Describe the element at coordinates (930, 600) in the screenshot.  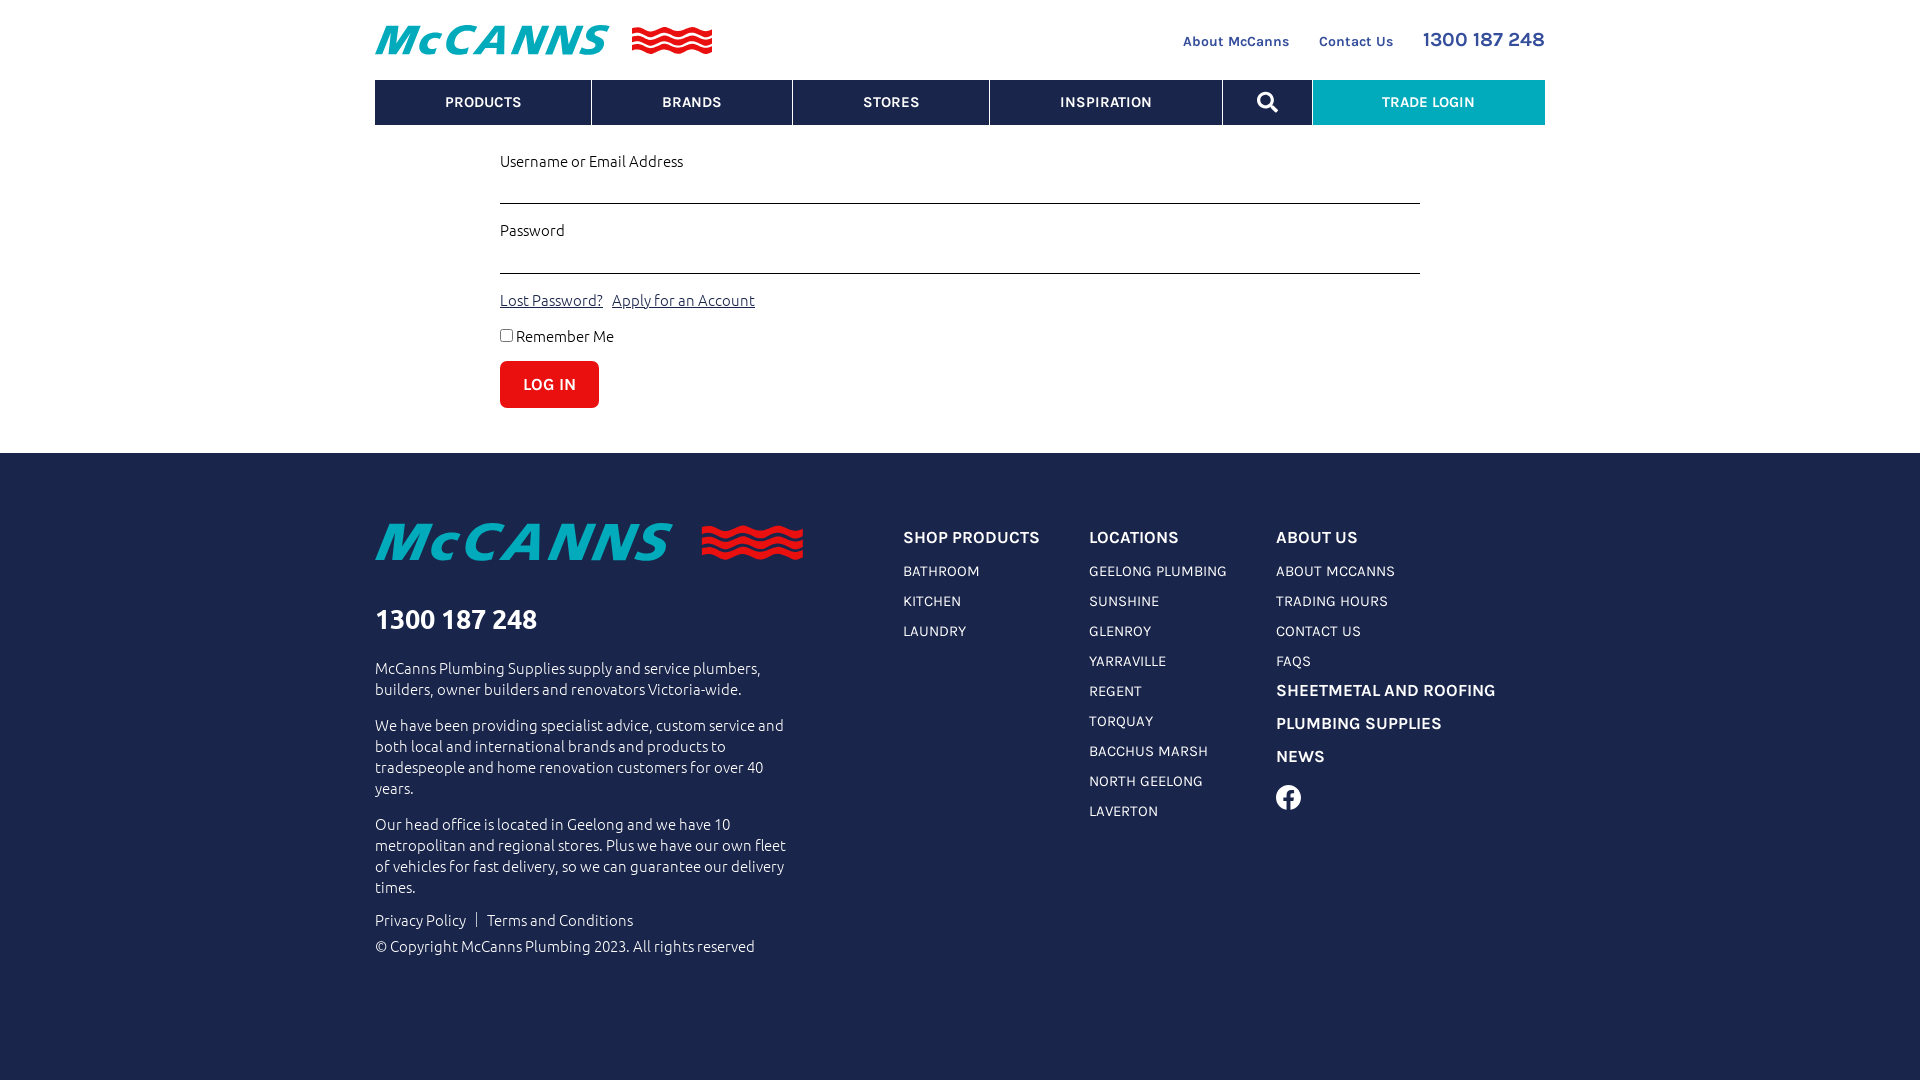
I see `'KITCHEN'` at that location.